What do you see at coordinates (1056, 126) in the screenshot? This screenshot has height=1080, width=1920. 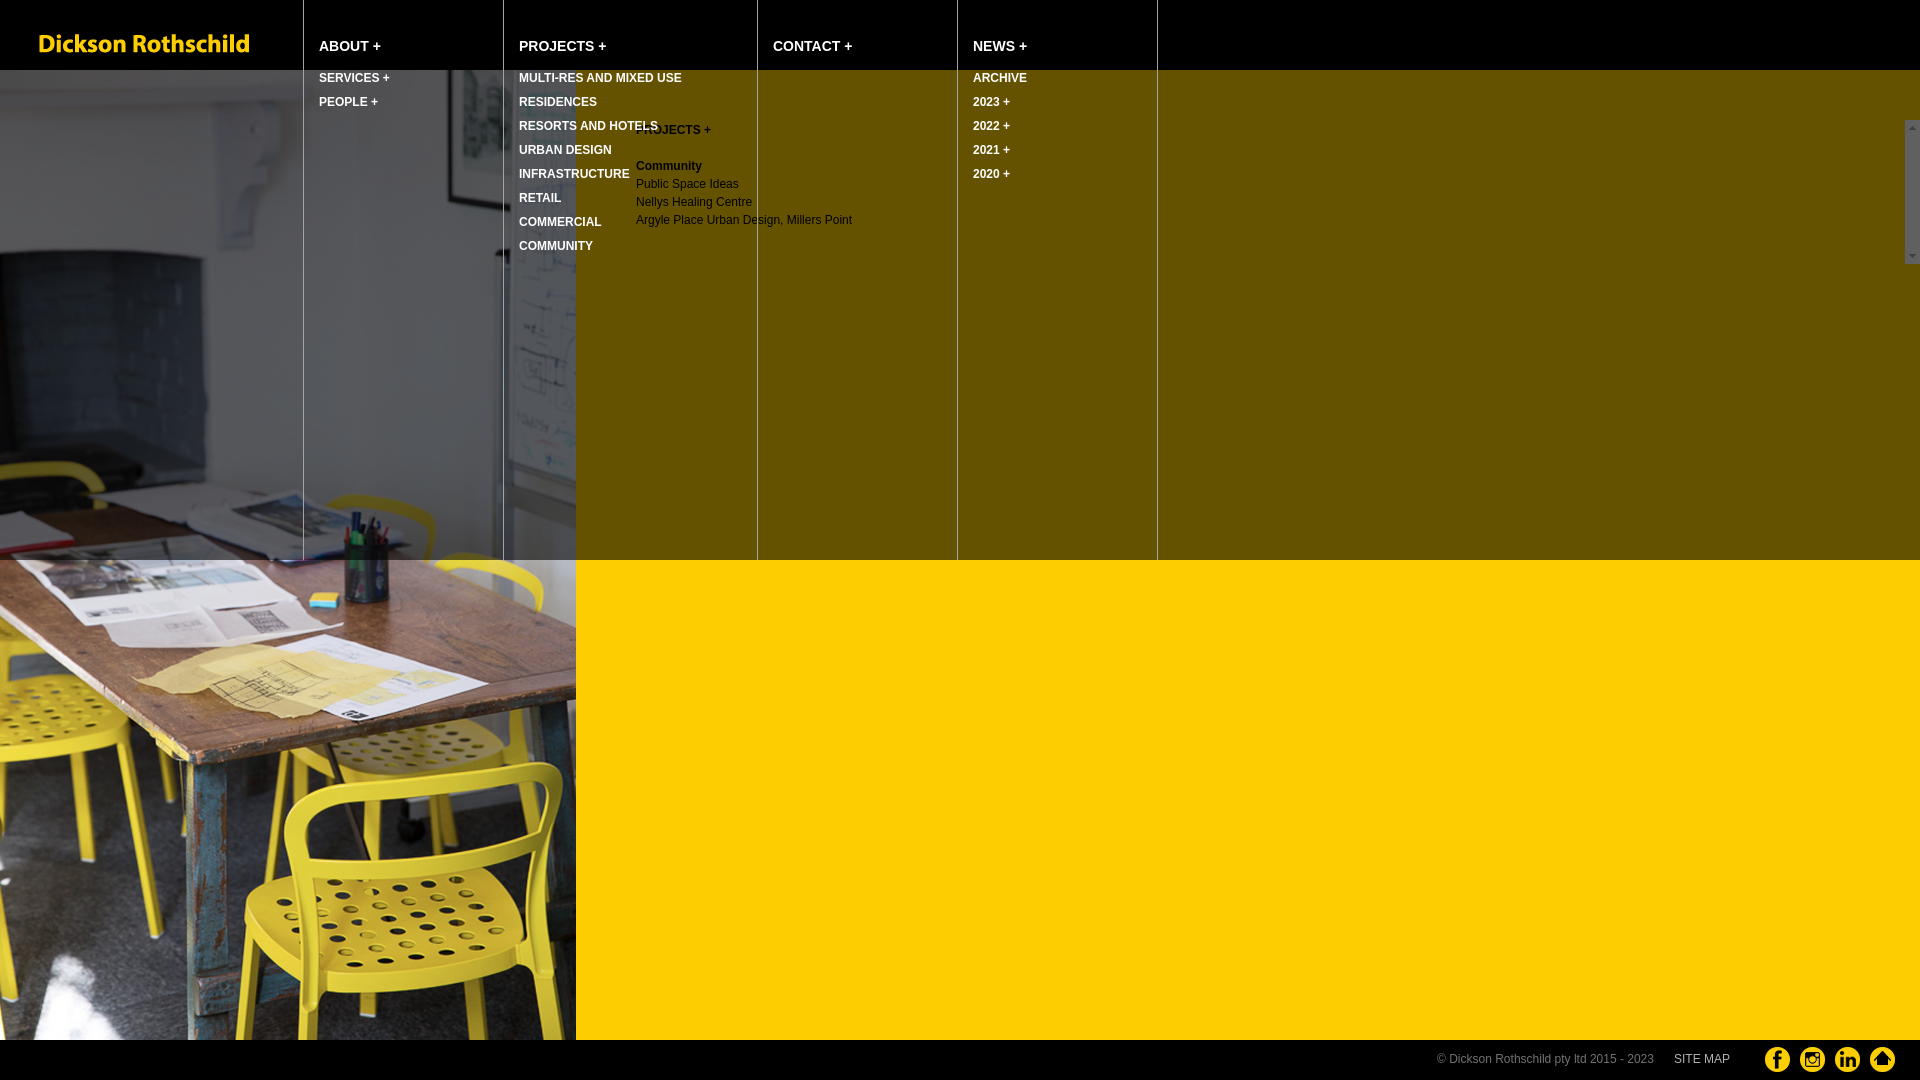 I see `'2022 +'` at bounding box center [1056, 126].